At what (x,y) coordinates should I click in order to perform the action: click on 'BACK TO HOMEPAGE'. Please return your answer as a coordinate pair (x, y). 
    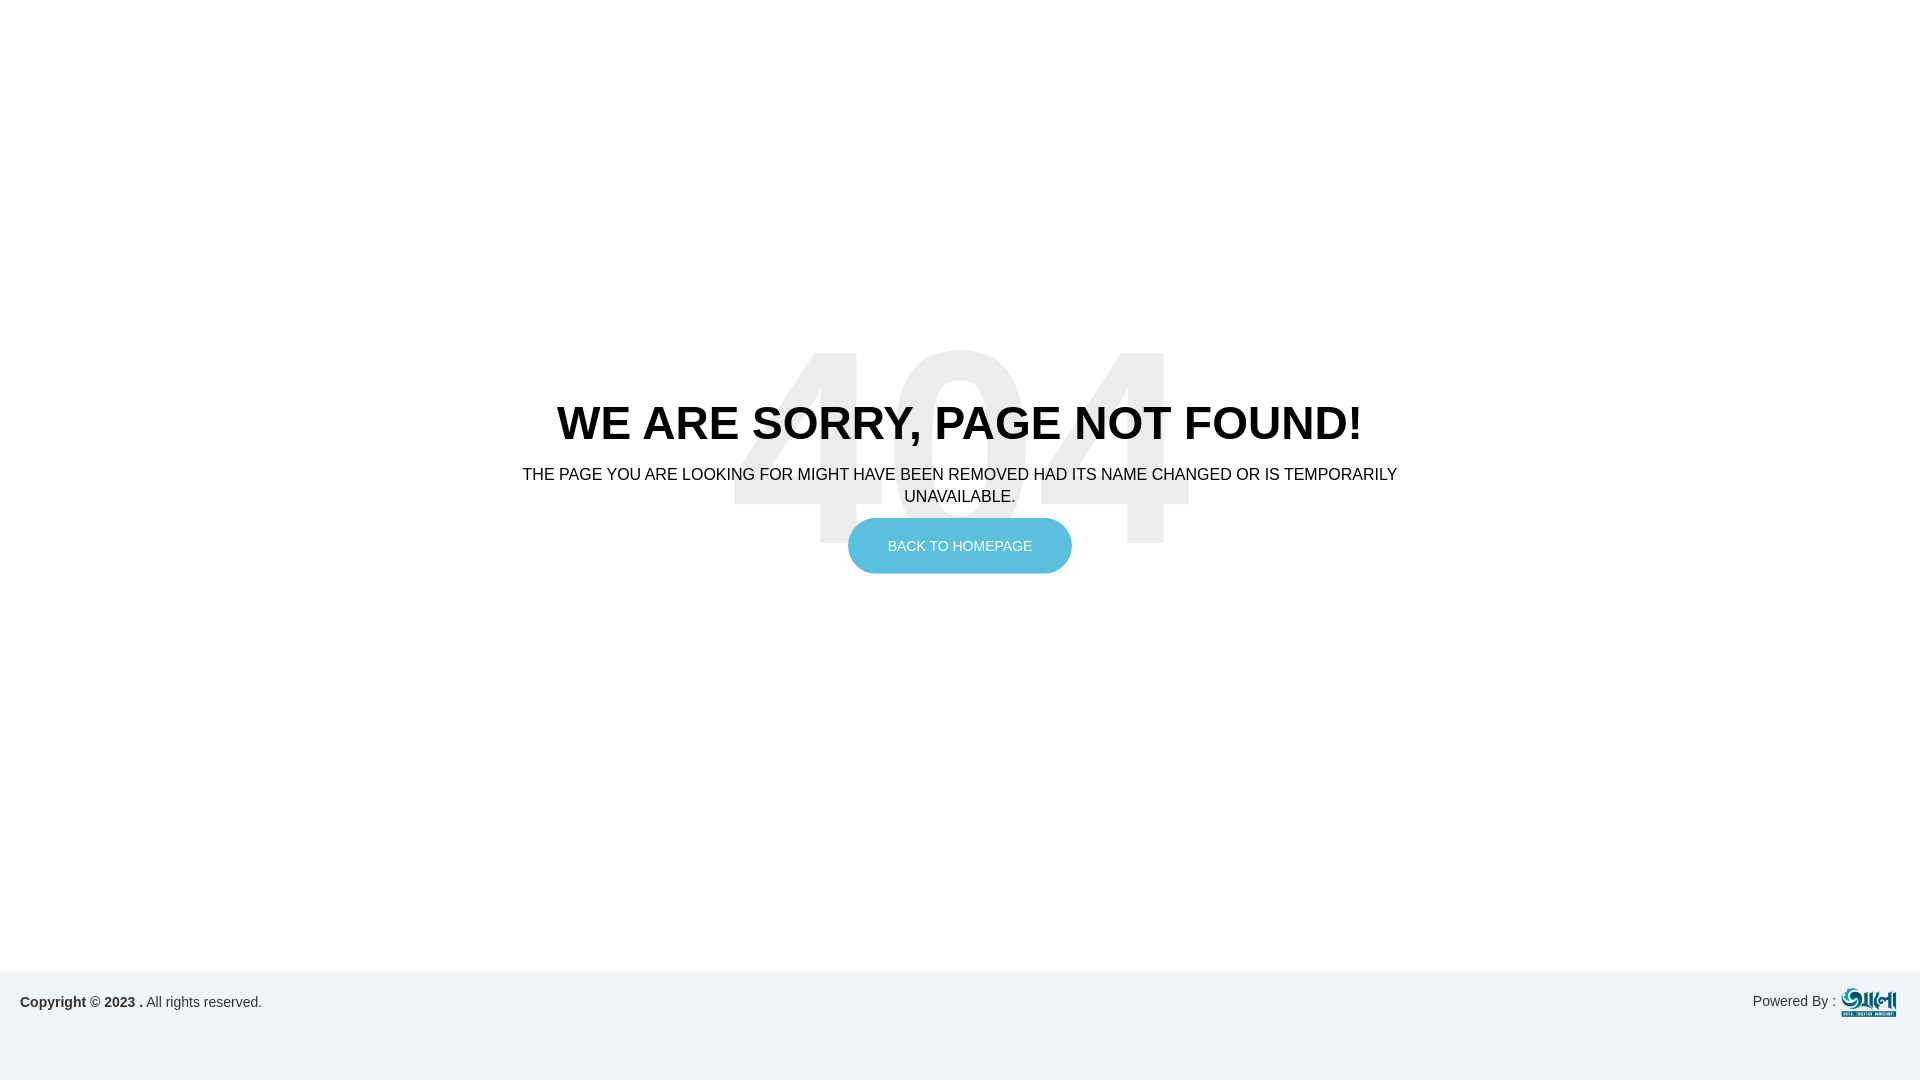
    Looking at the image, I should click on (960, 546).